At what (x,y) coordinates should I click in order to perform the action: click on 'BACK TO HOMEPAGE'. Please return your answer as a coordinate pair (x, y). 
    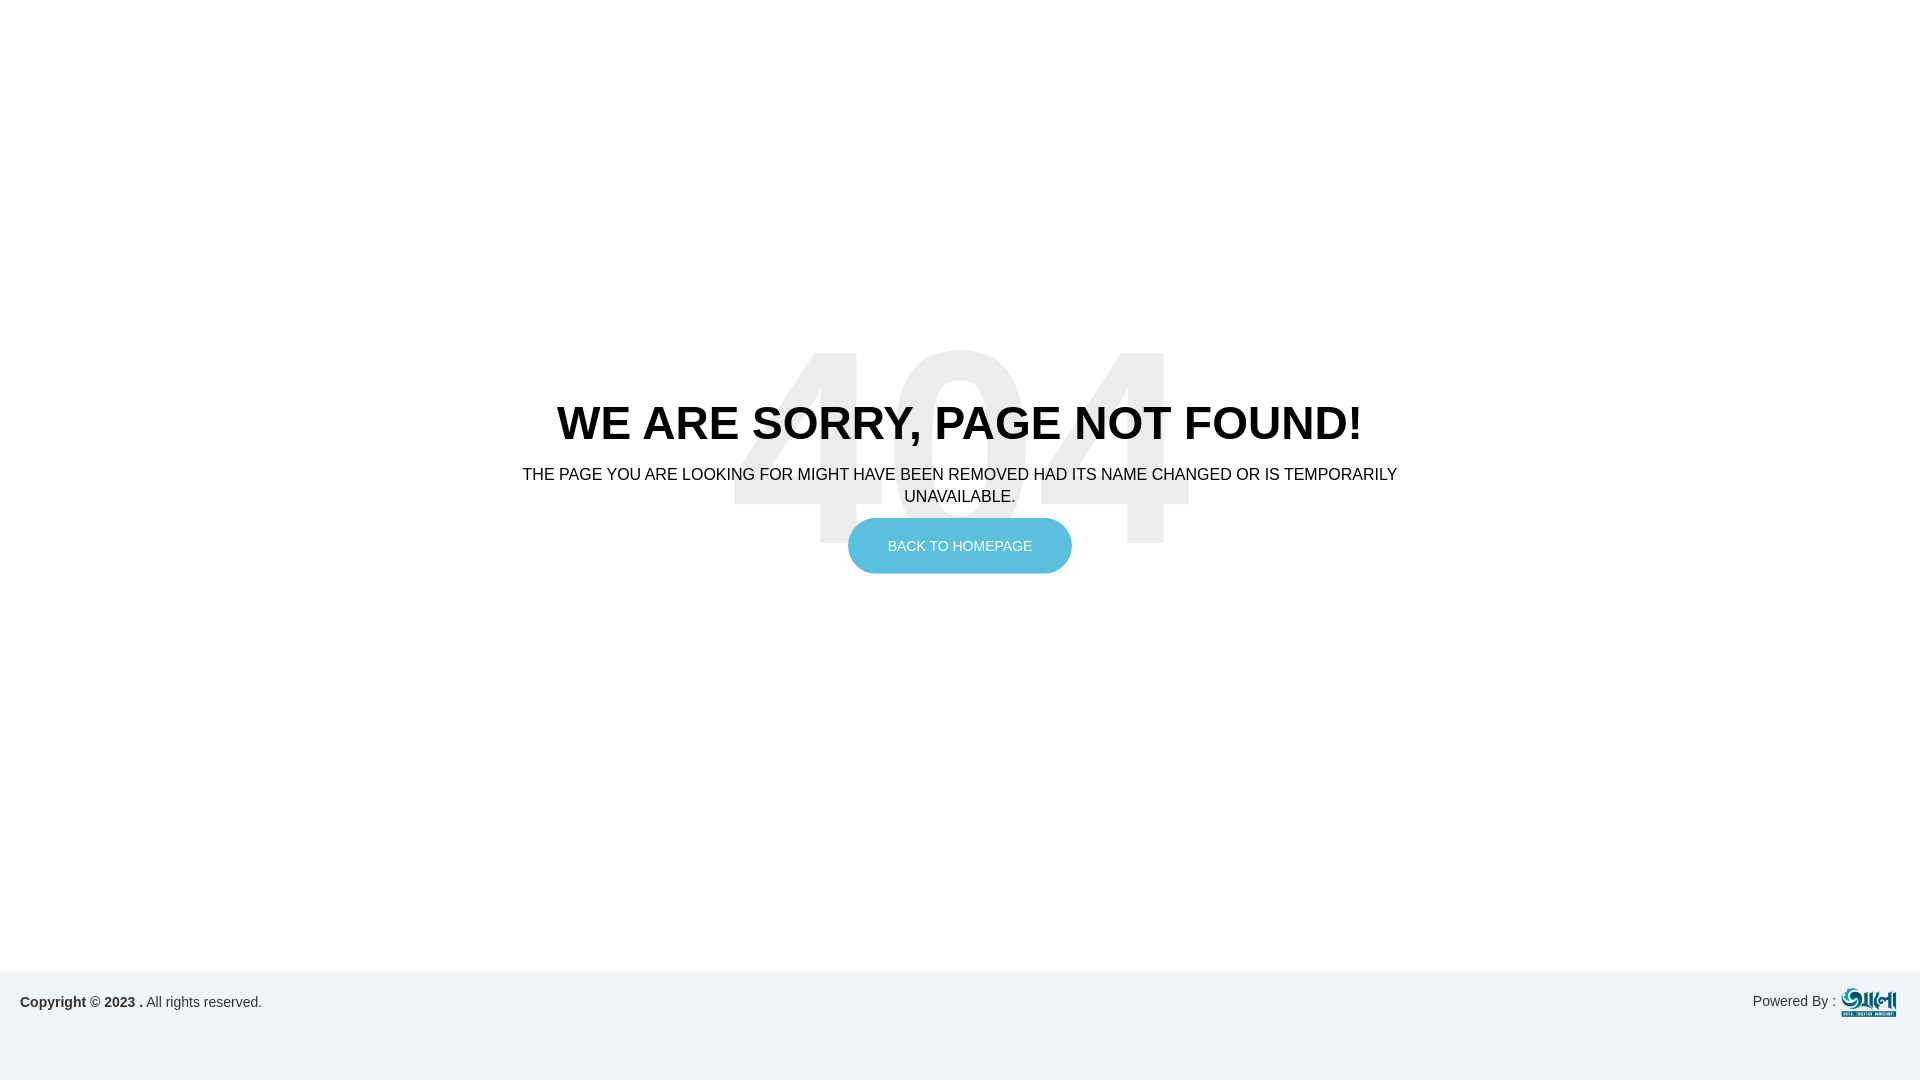
    Looking at the image, I should click on (960, 546).